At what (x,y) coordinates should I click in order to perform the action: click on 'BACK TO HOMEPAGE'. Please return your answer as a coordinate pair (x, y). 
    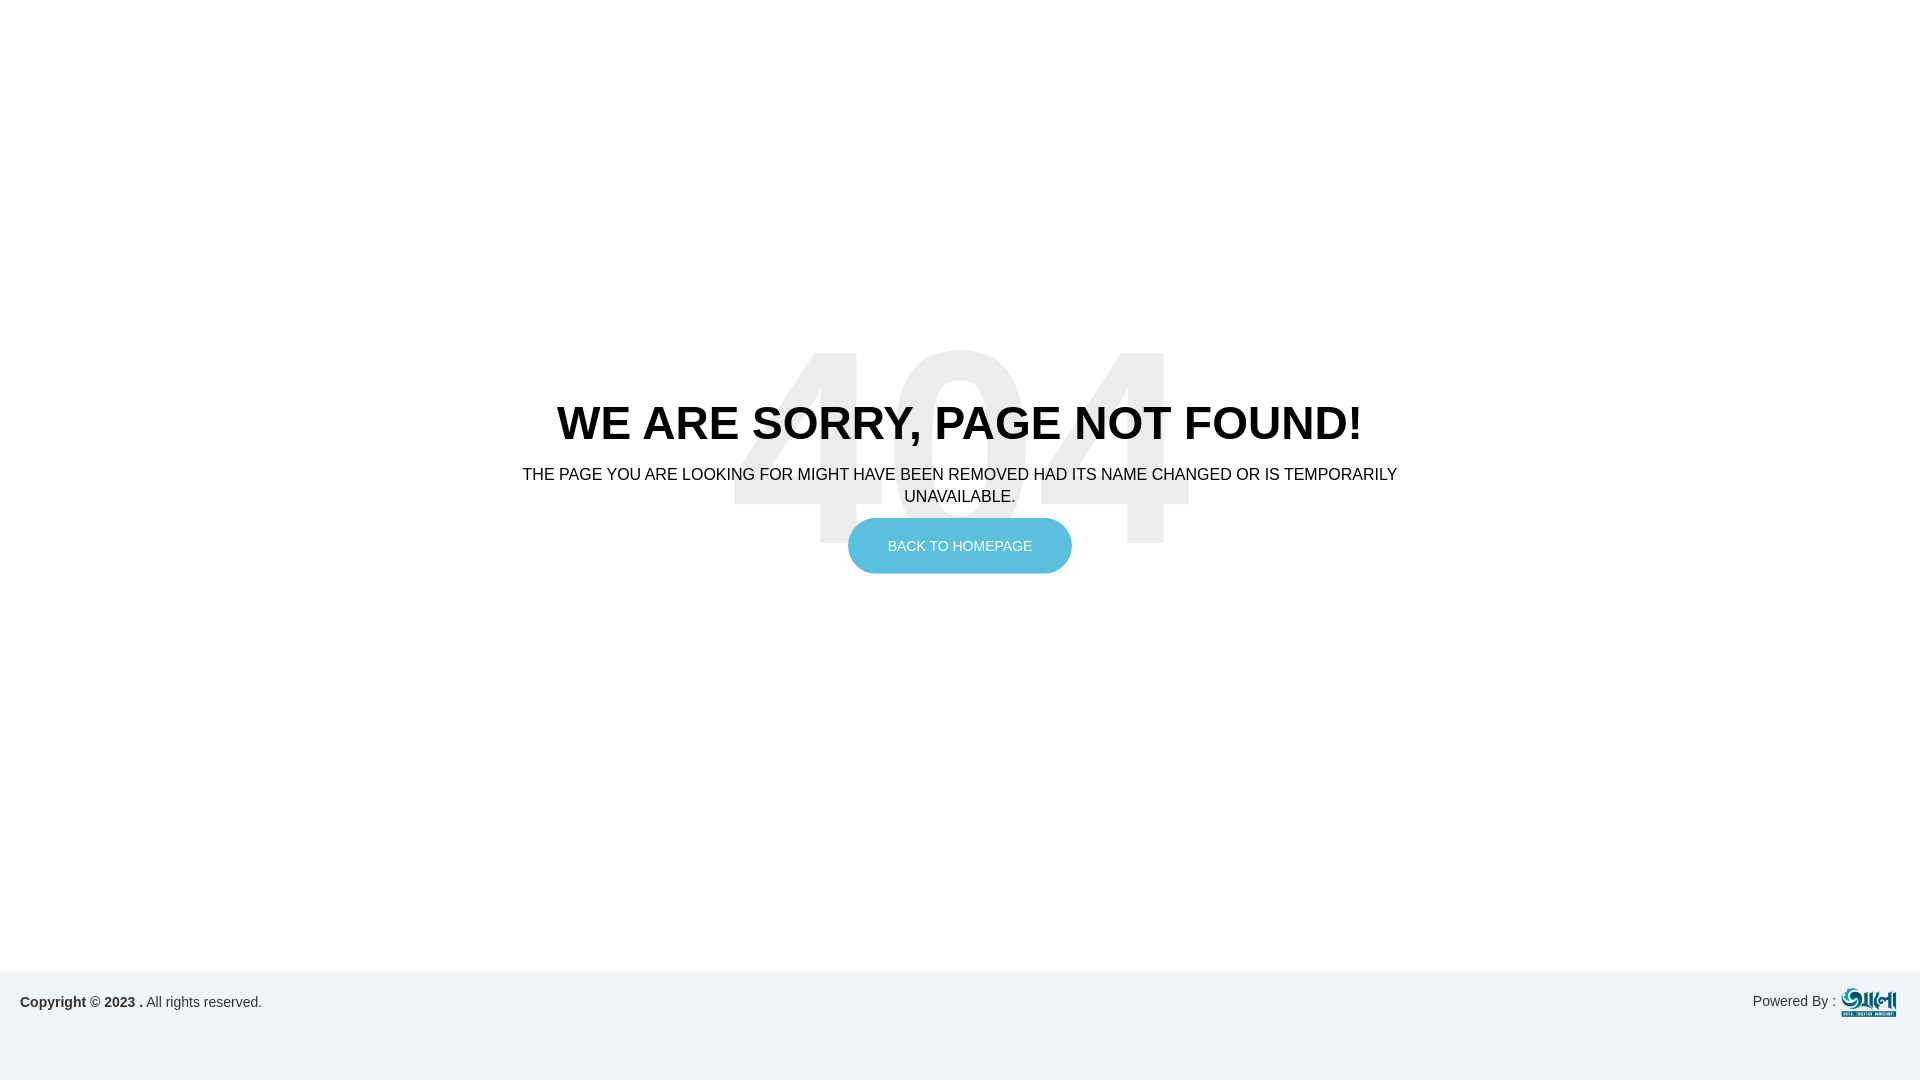
    Looking at the image, I should click on (960, 546).